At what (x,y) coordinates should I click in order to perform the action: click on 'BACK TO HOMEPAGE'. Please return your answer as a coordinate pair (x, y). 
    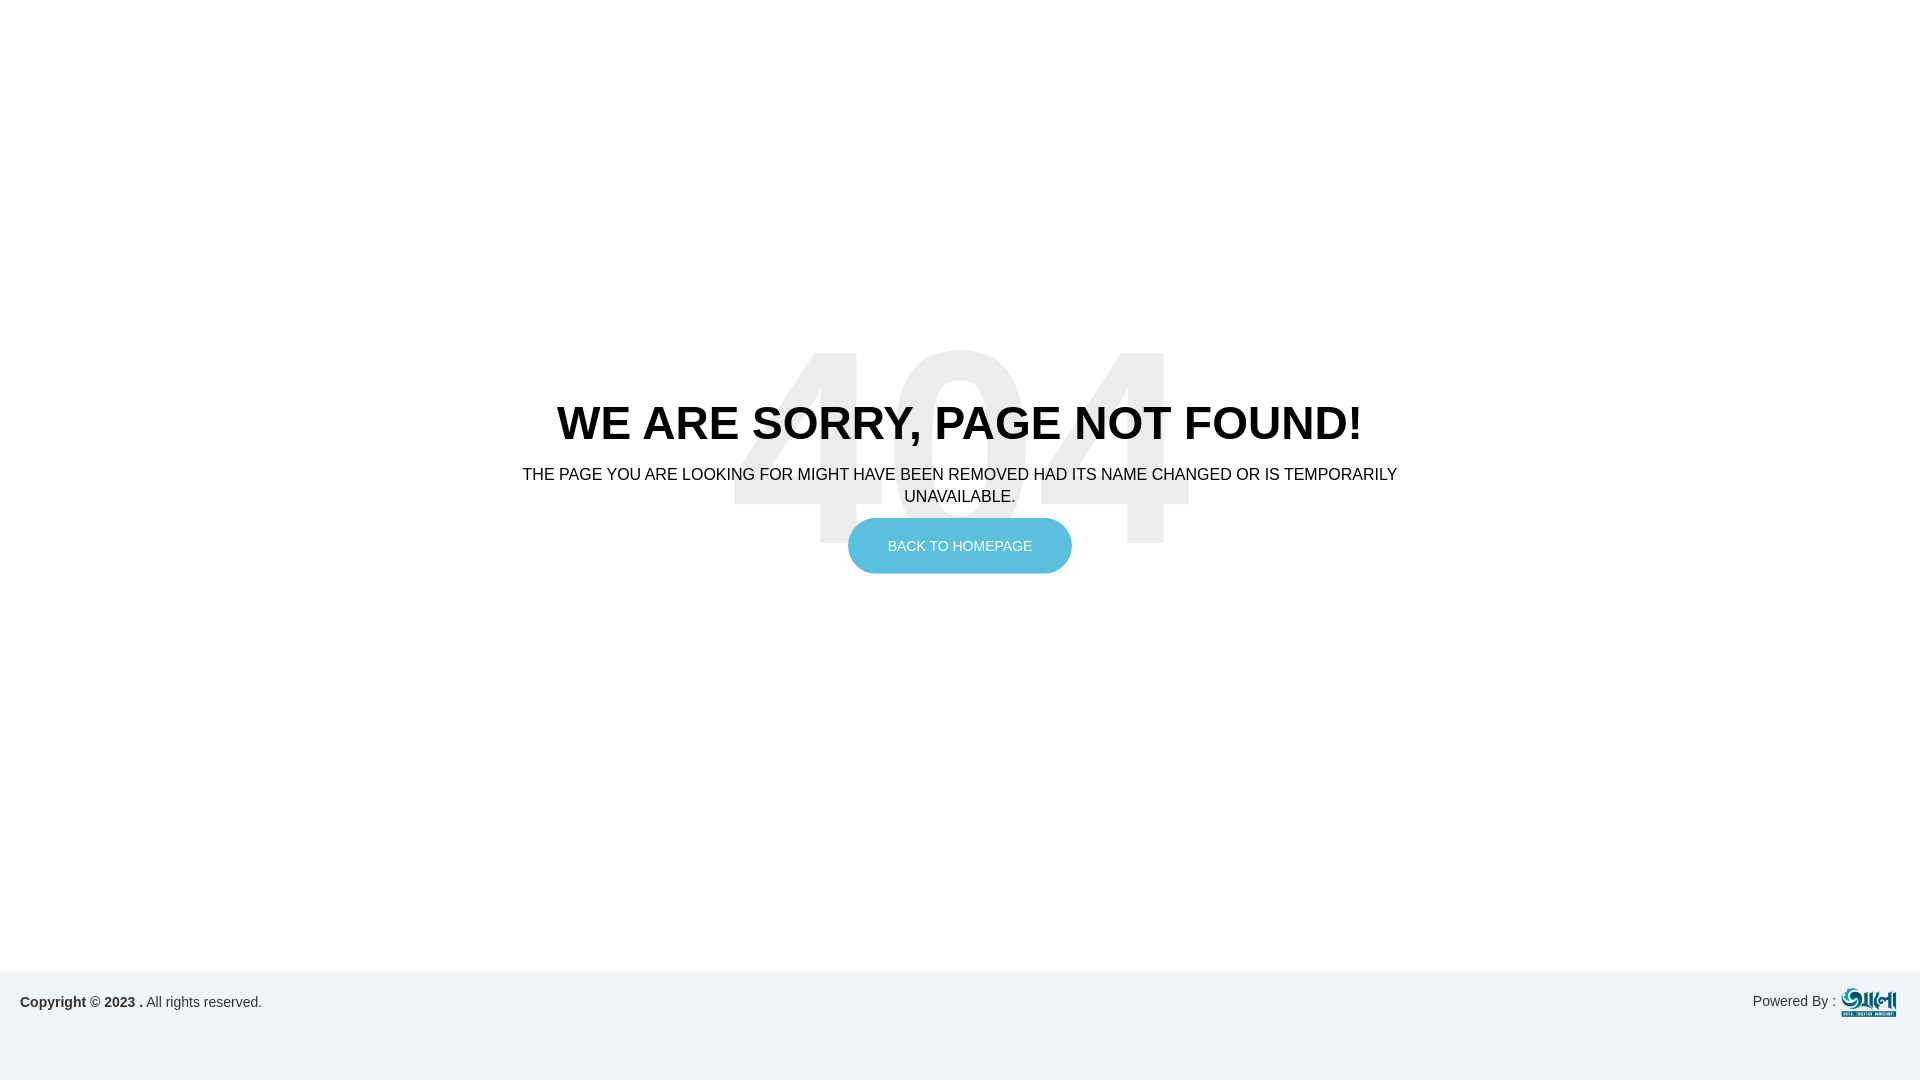
    Looking at the image, I should click on (960, 546).